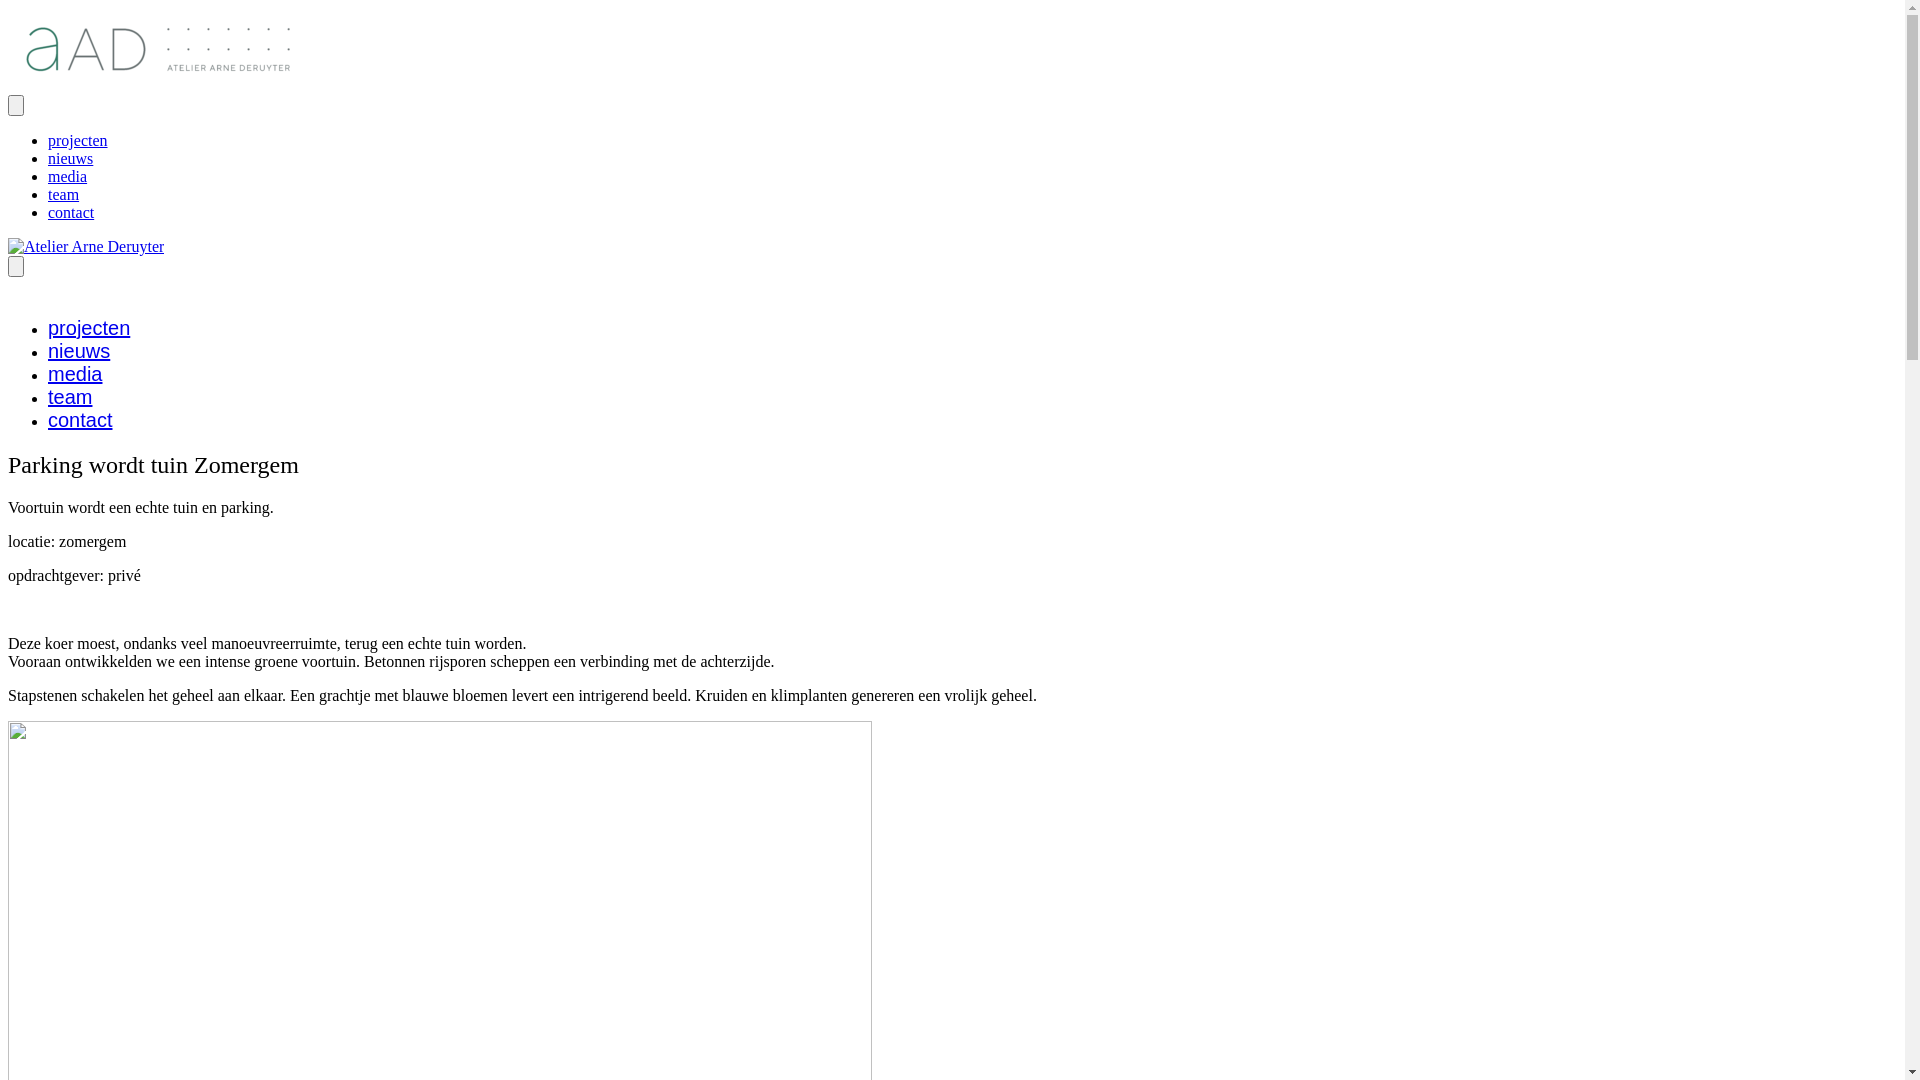 The width and height of the screenshot is (1920, 1080). I want to click on 'contact', so click(80, 419).